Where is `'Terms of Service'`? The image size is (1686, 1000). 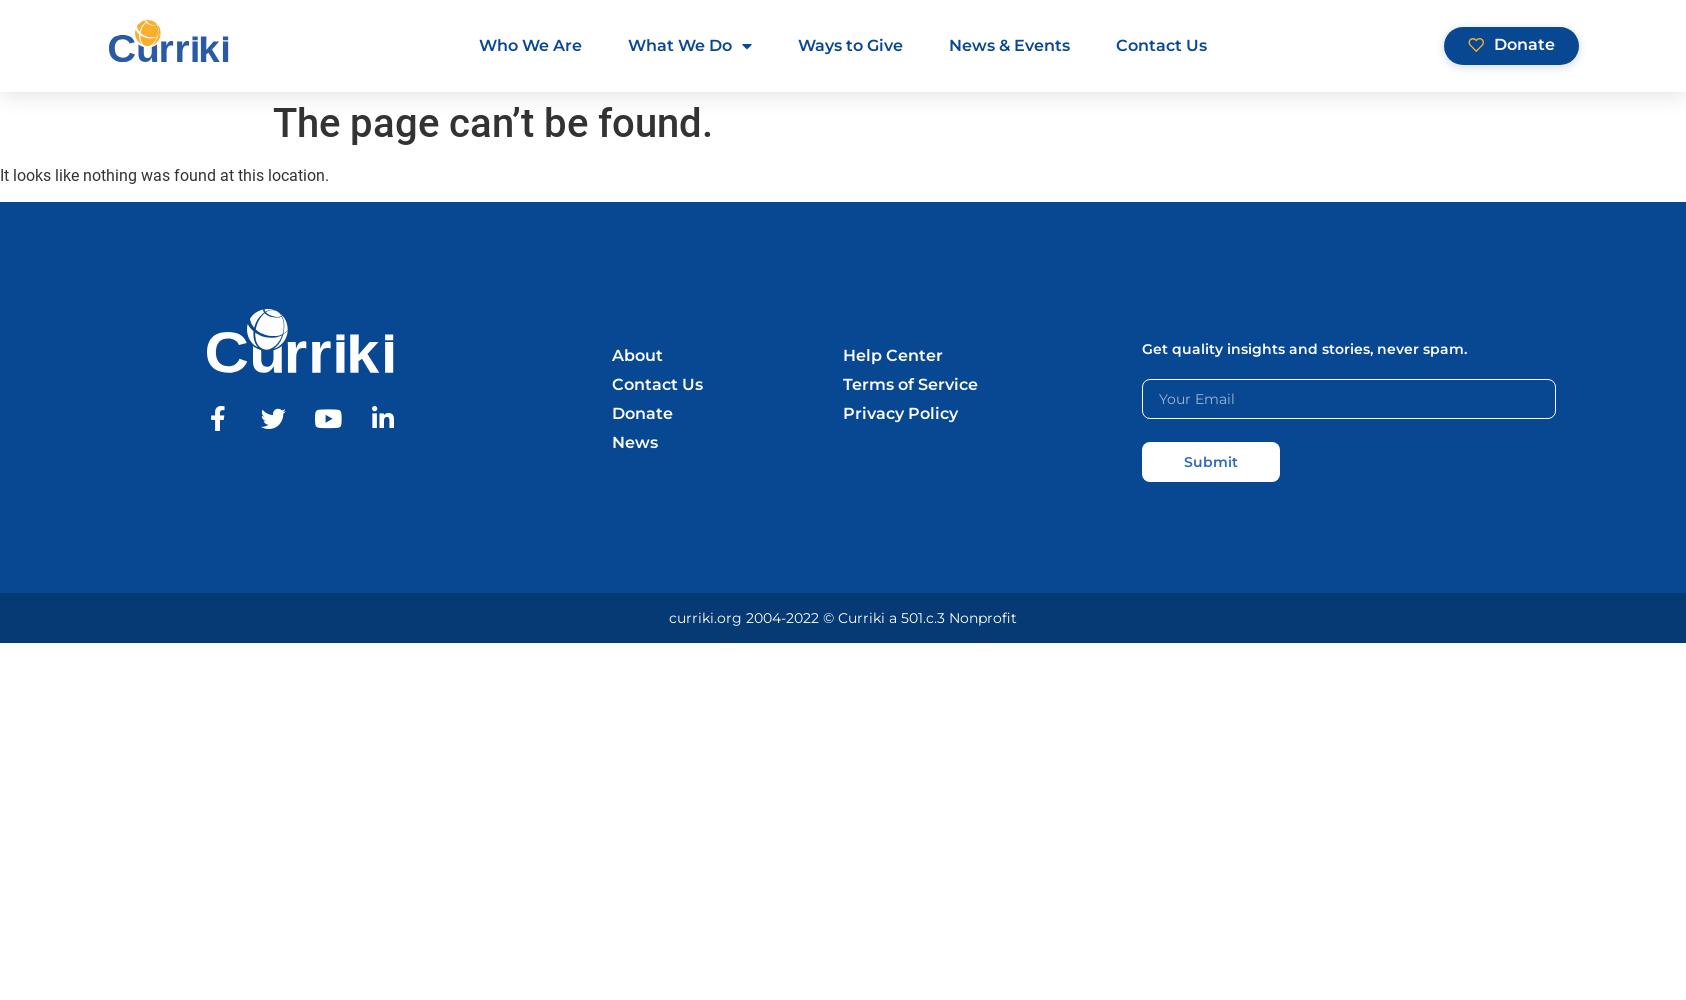 'Terms of Service' is located at coordinates (909, 384).